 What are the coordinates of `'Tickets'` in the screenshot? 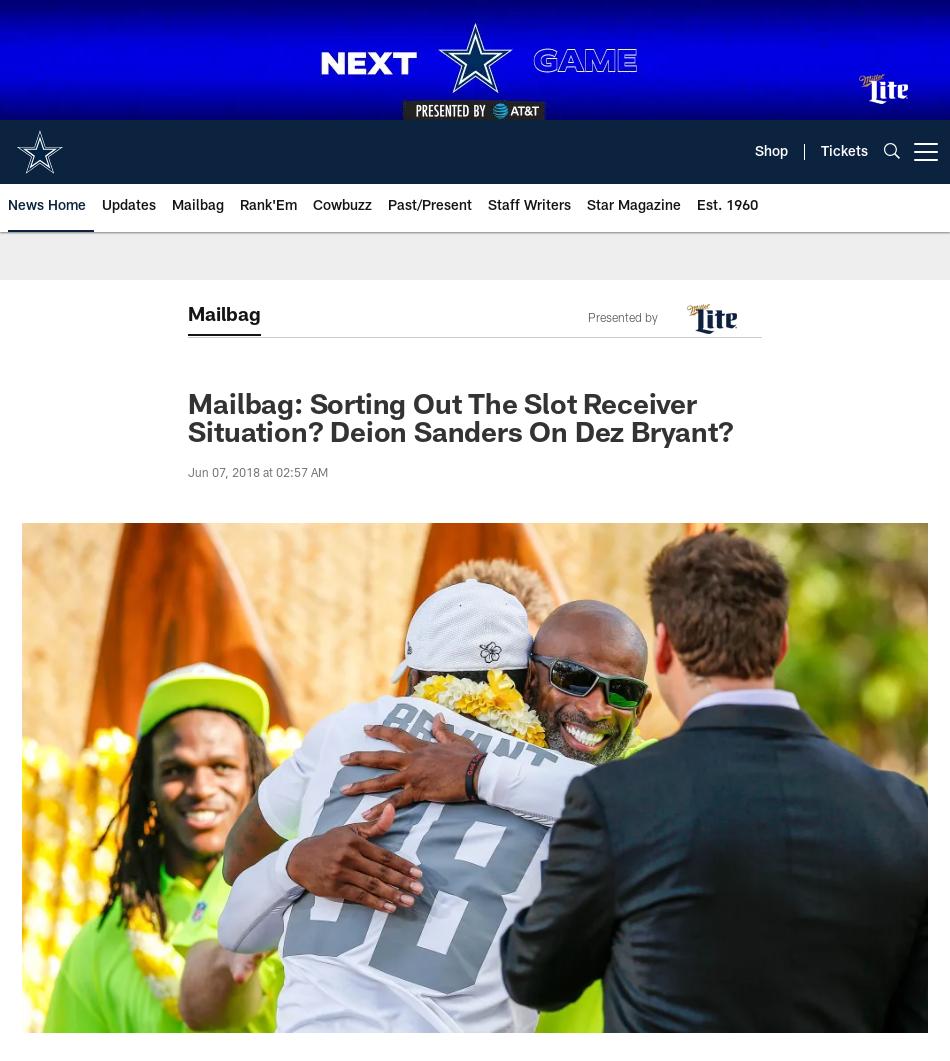 It's located at (843, 152).